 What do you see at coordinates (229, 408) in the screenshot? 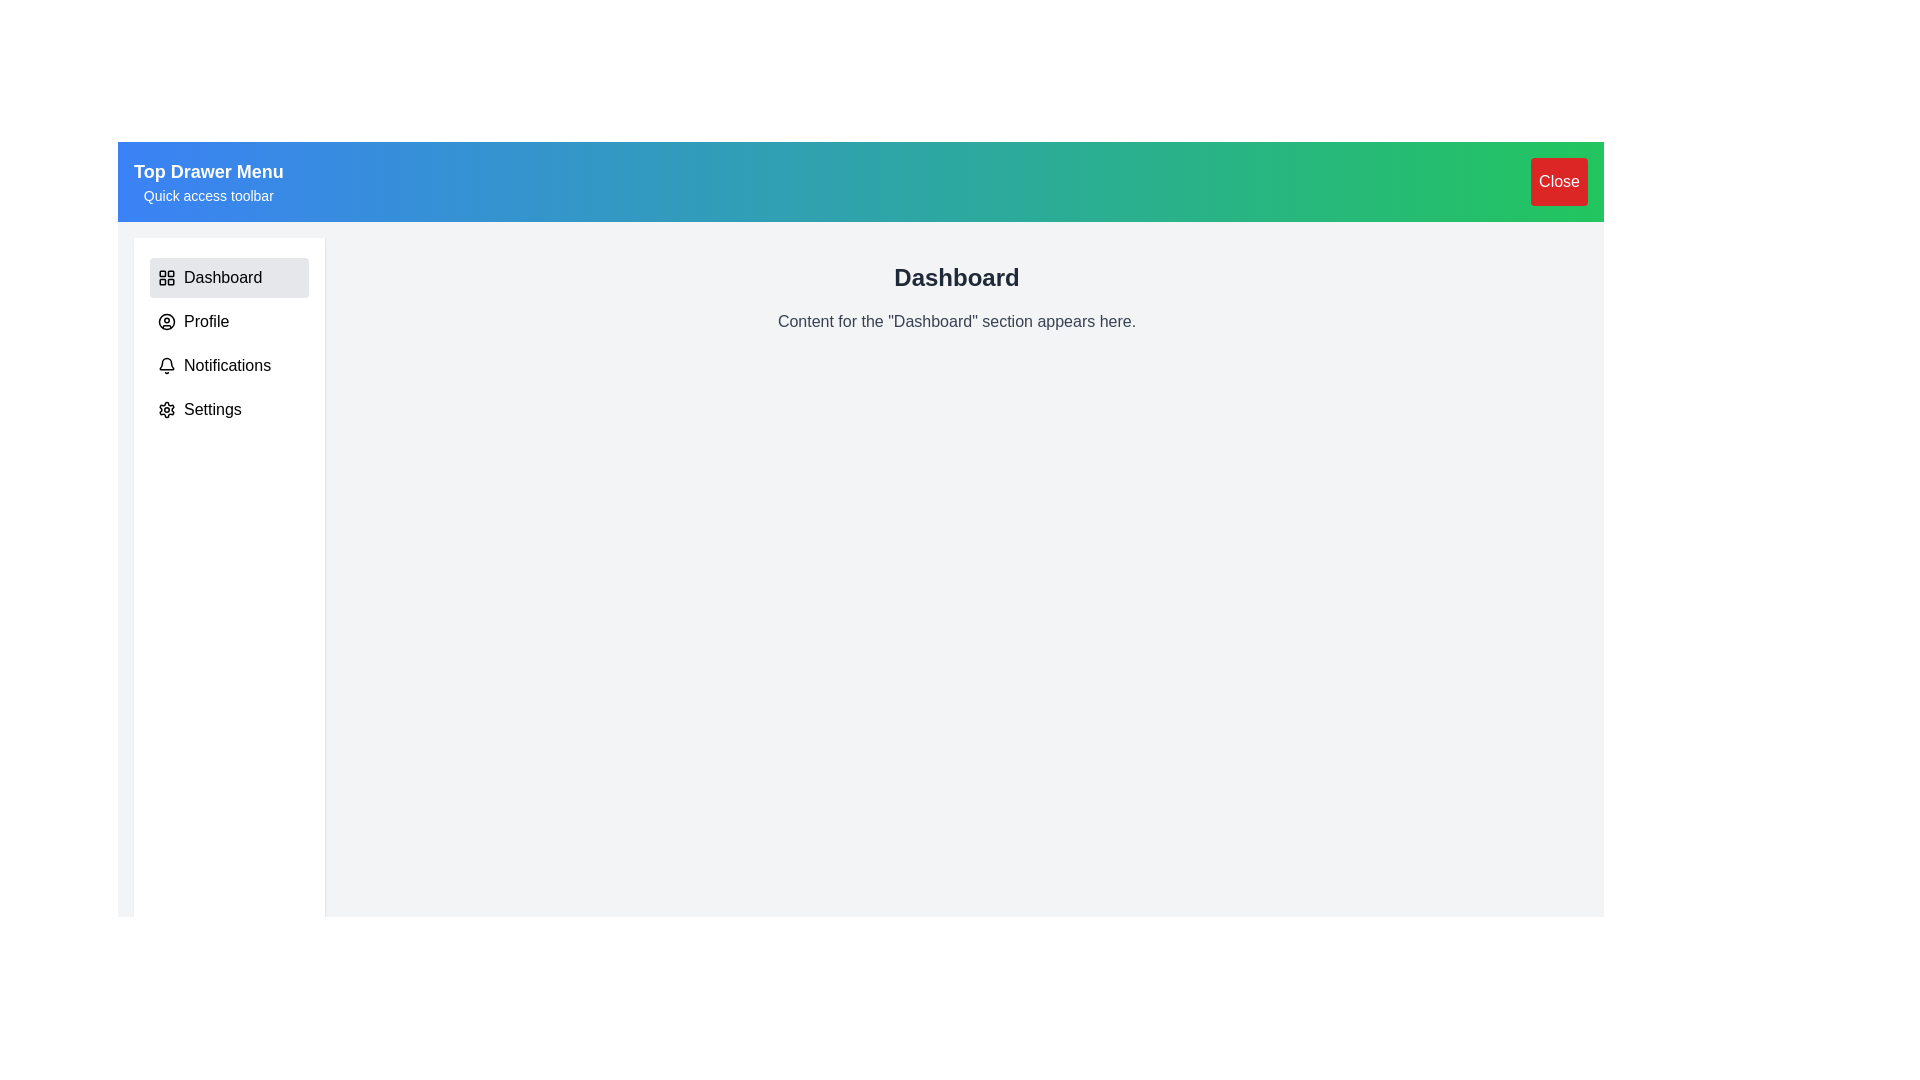
I see `the Settings section by clicking on its entry in the sidebar menu` at bounding box center [229, 408].